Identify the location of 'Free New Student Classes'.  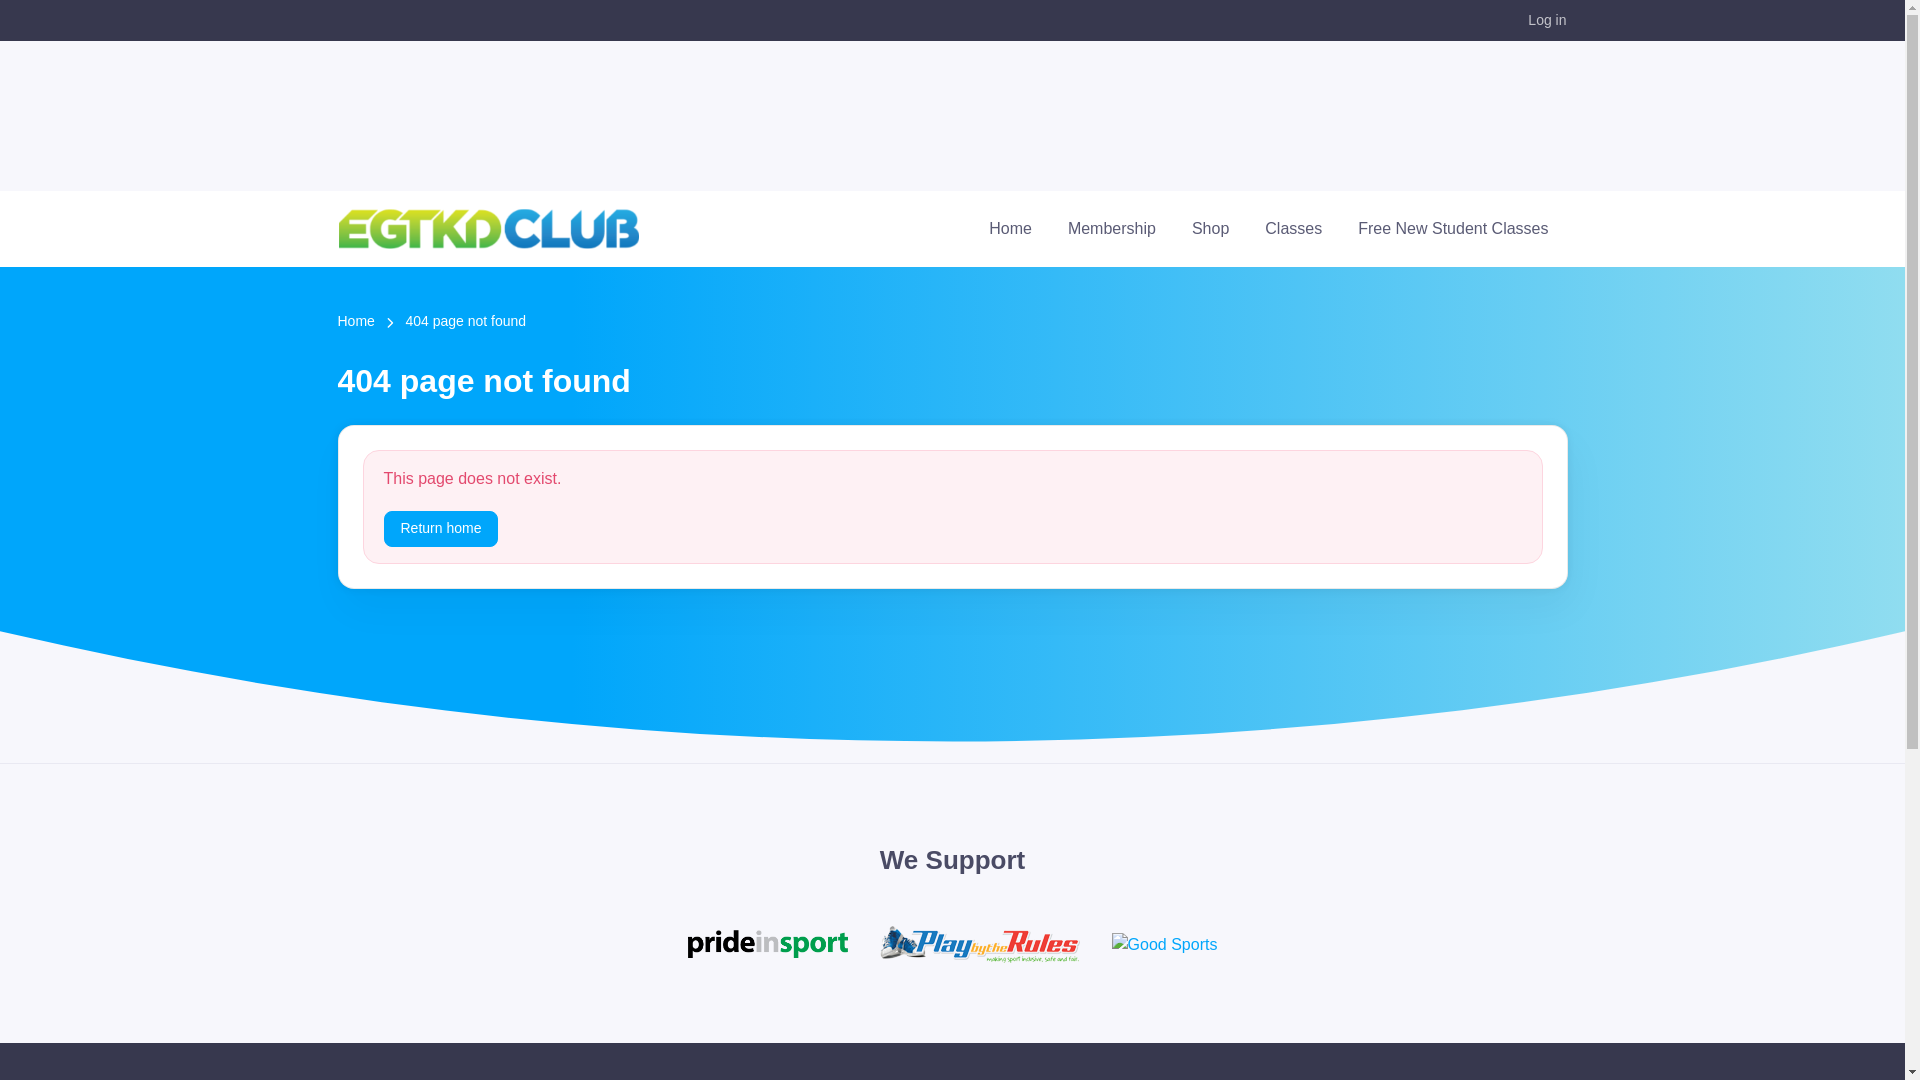
(1453, 227).